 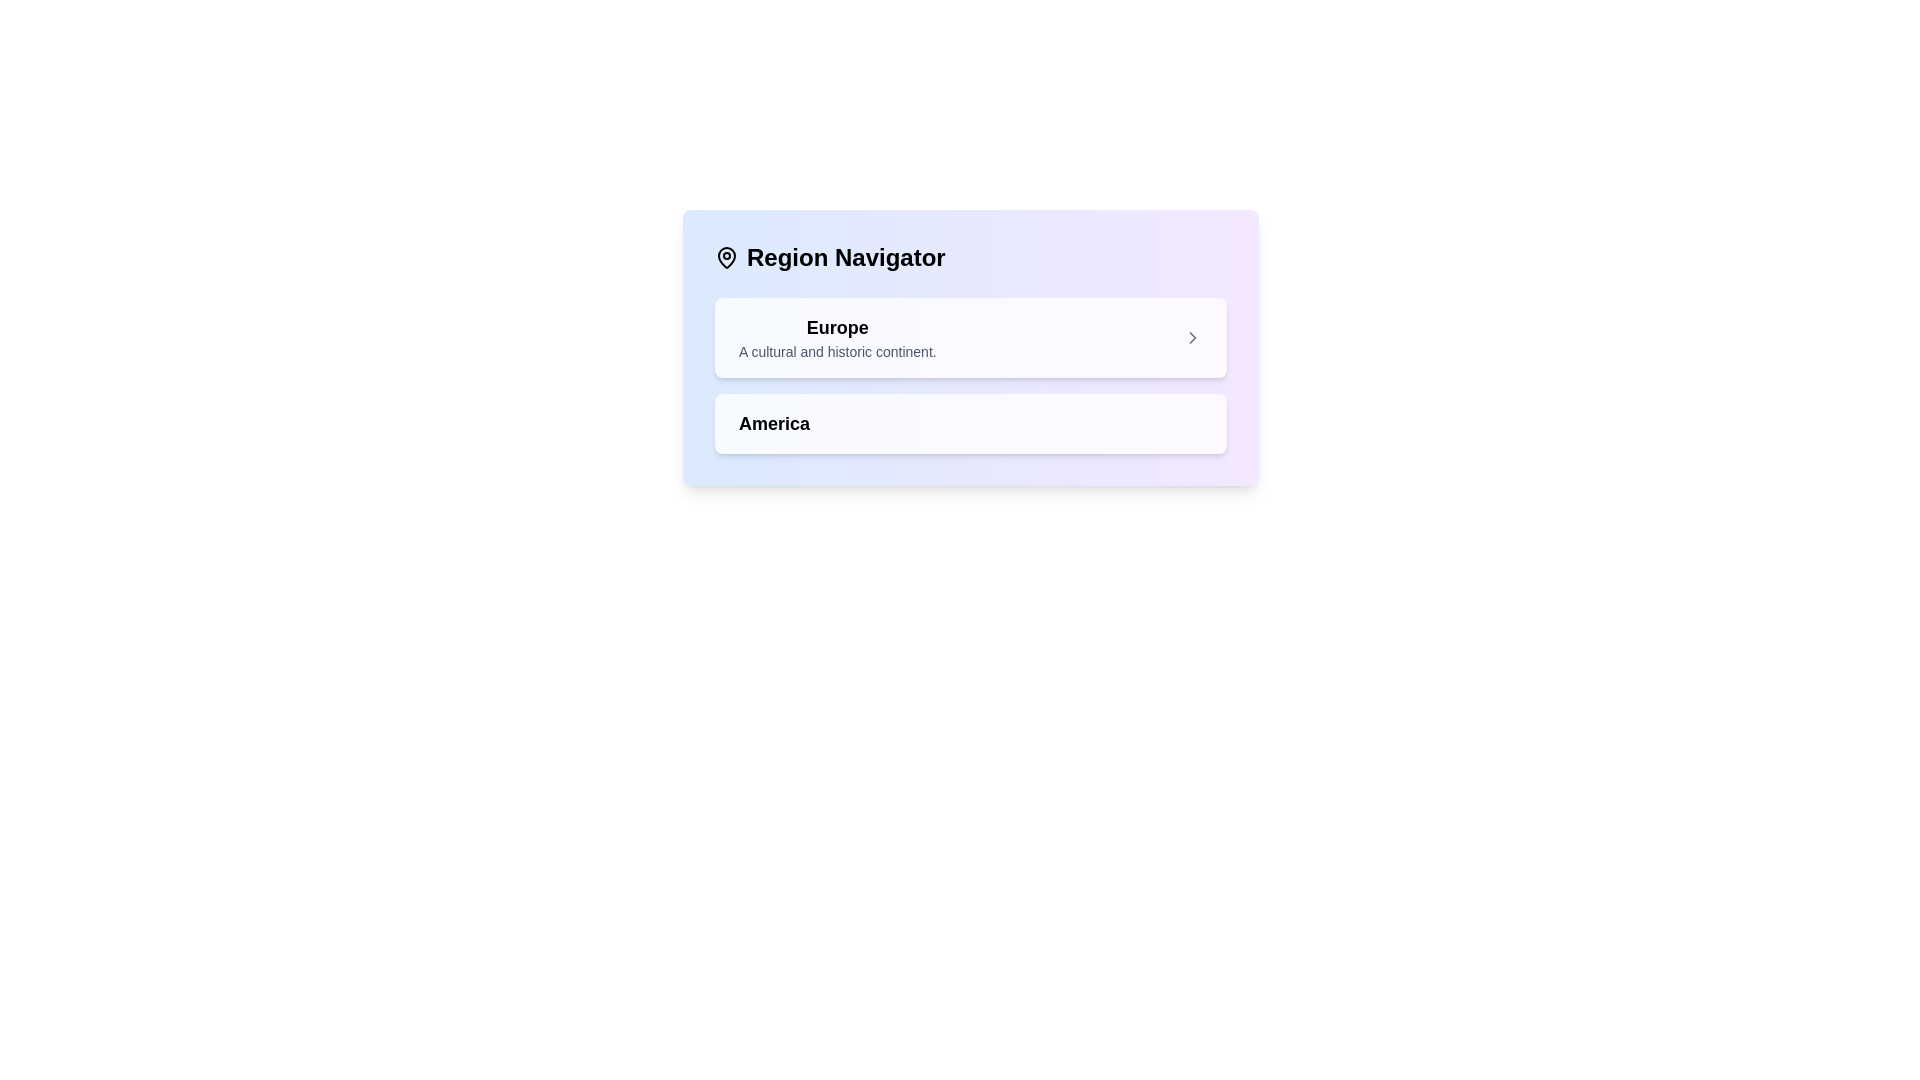 I want to click on the 'America' button located in the 'Region Navigator' section, which follows the 'Europe' button in the vertical list, so click(x=970, y=423).